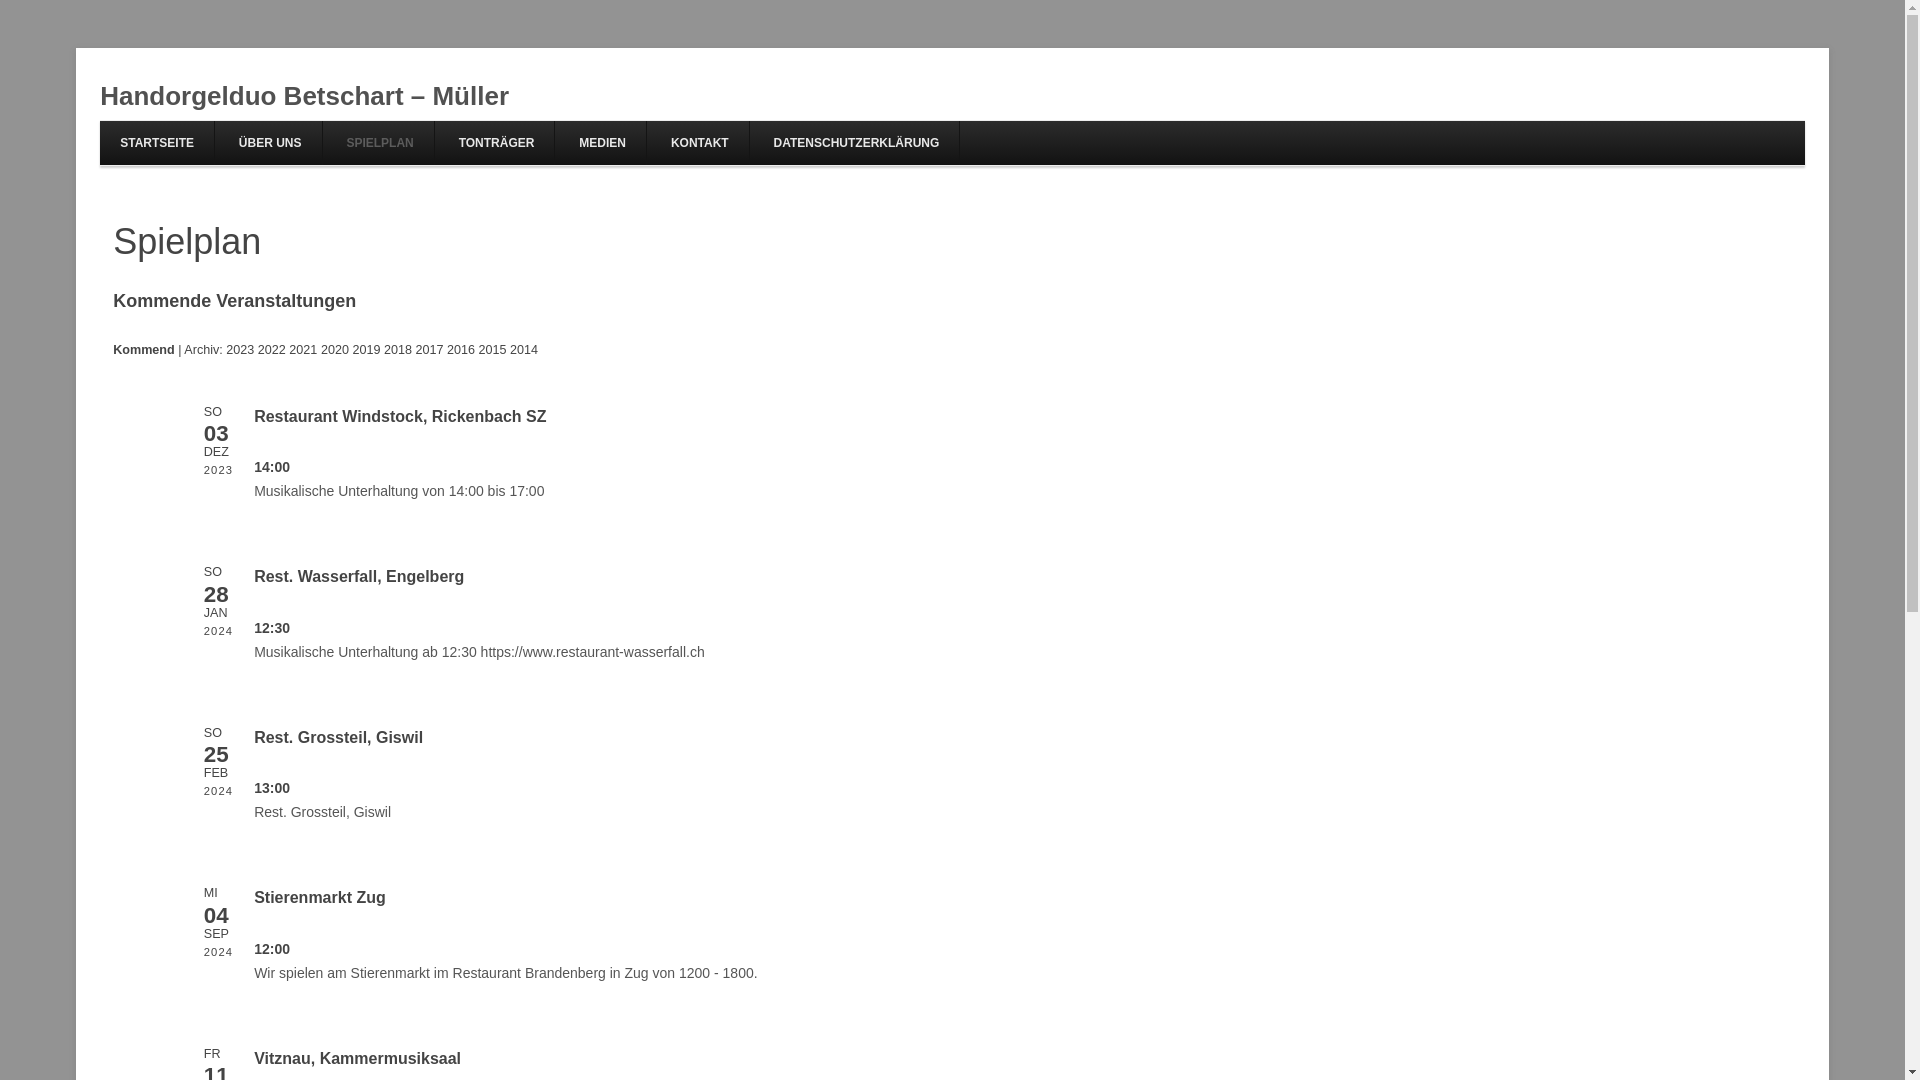  What do you see at coordinates (493, 349) in the screenshot?
I see `'2015'` at bounding box center [493, 349].